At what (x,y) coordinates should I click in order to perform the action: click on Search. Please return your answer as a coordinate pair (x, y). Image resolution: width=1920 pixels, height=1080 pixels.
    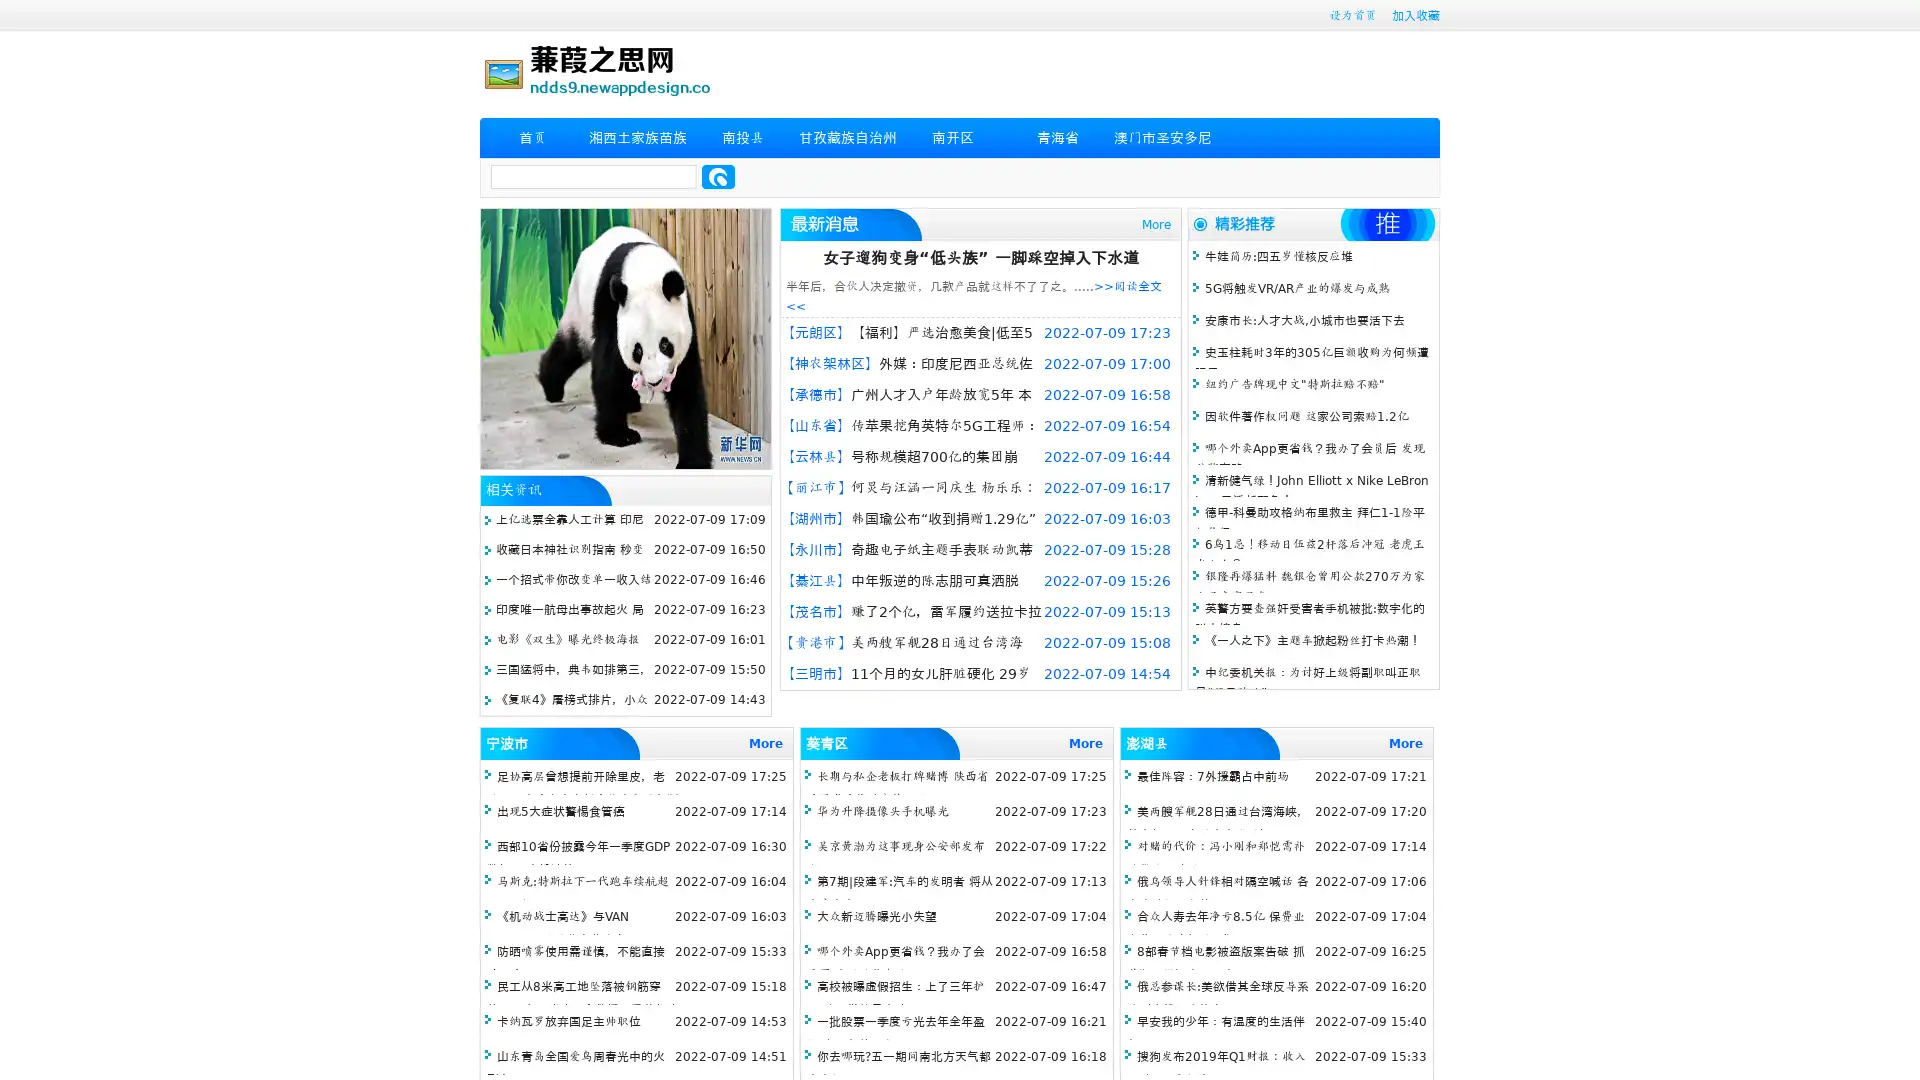
    Looking at the image, I should click on (718, 176).